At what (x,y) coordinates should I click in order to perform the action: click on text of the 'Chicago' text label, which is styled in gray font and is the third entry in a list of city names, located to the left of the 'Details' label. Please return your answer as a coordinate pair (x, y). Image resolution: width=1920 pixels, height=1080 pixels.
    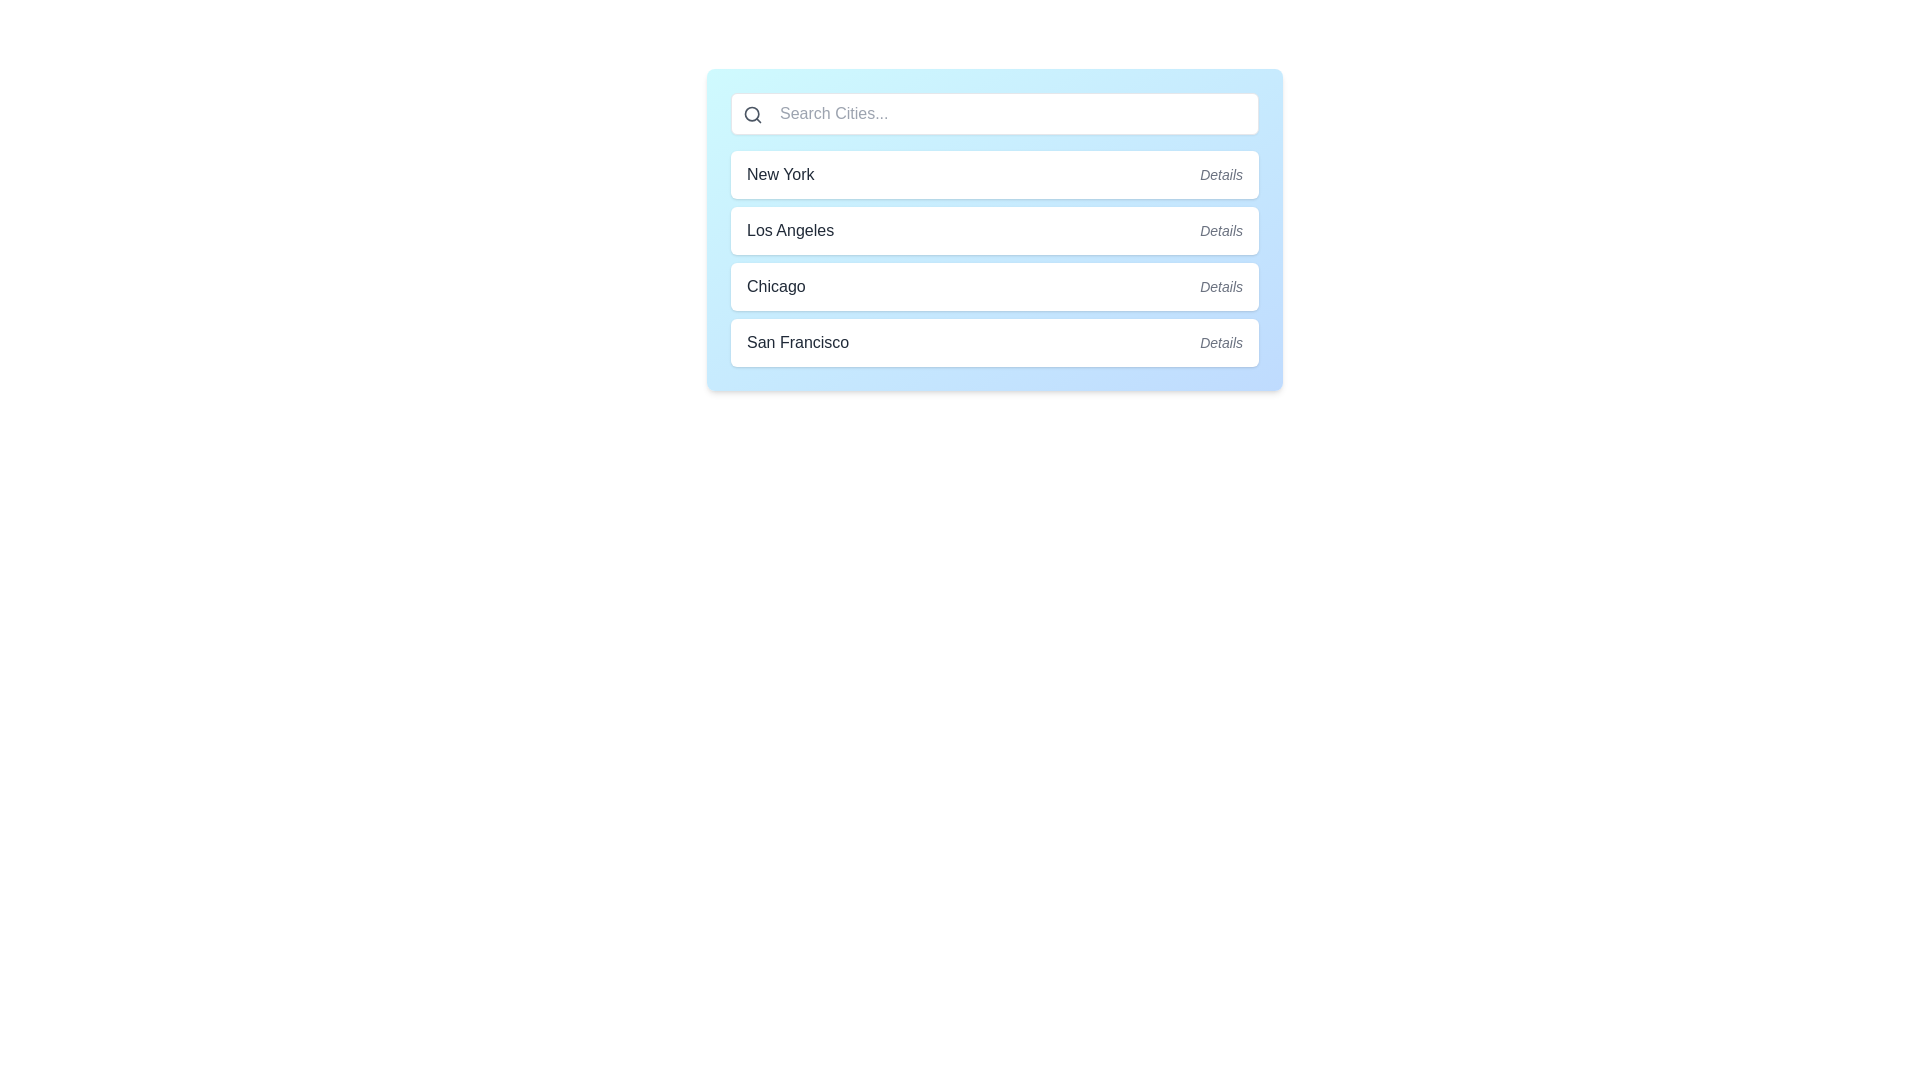
    Looking at the image, I should click on (775, 286).